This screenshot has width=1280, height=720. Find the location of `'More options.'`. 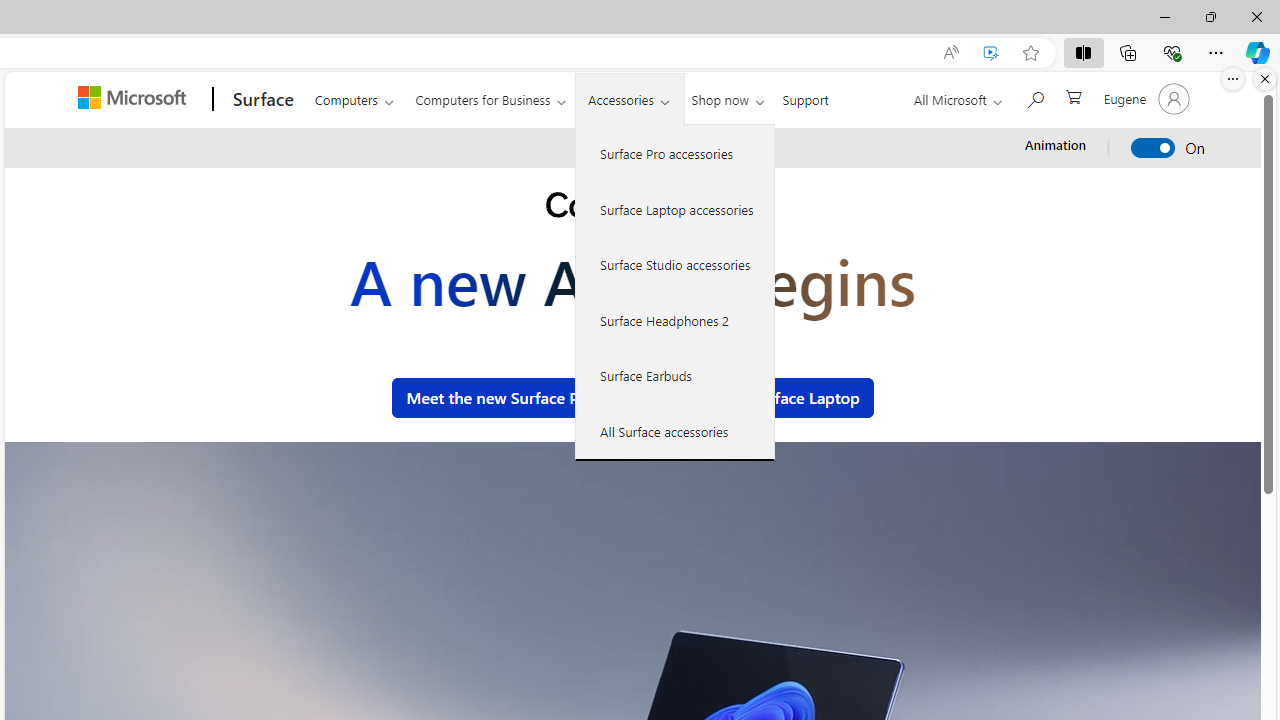

'More options.' is located at coordinates (1232, 78).